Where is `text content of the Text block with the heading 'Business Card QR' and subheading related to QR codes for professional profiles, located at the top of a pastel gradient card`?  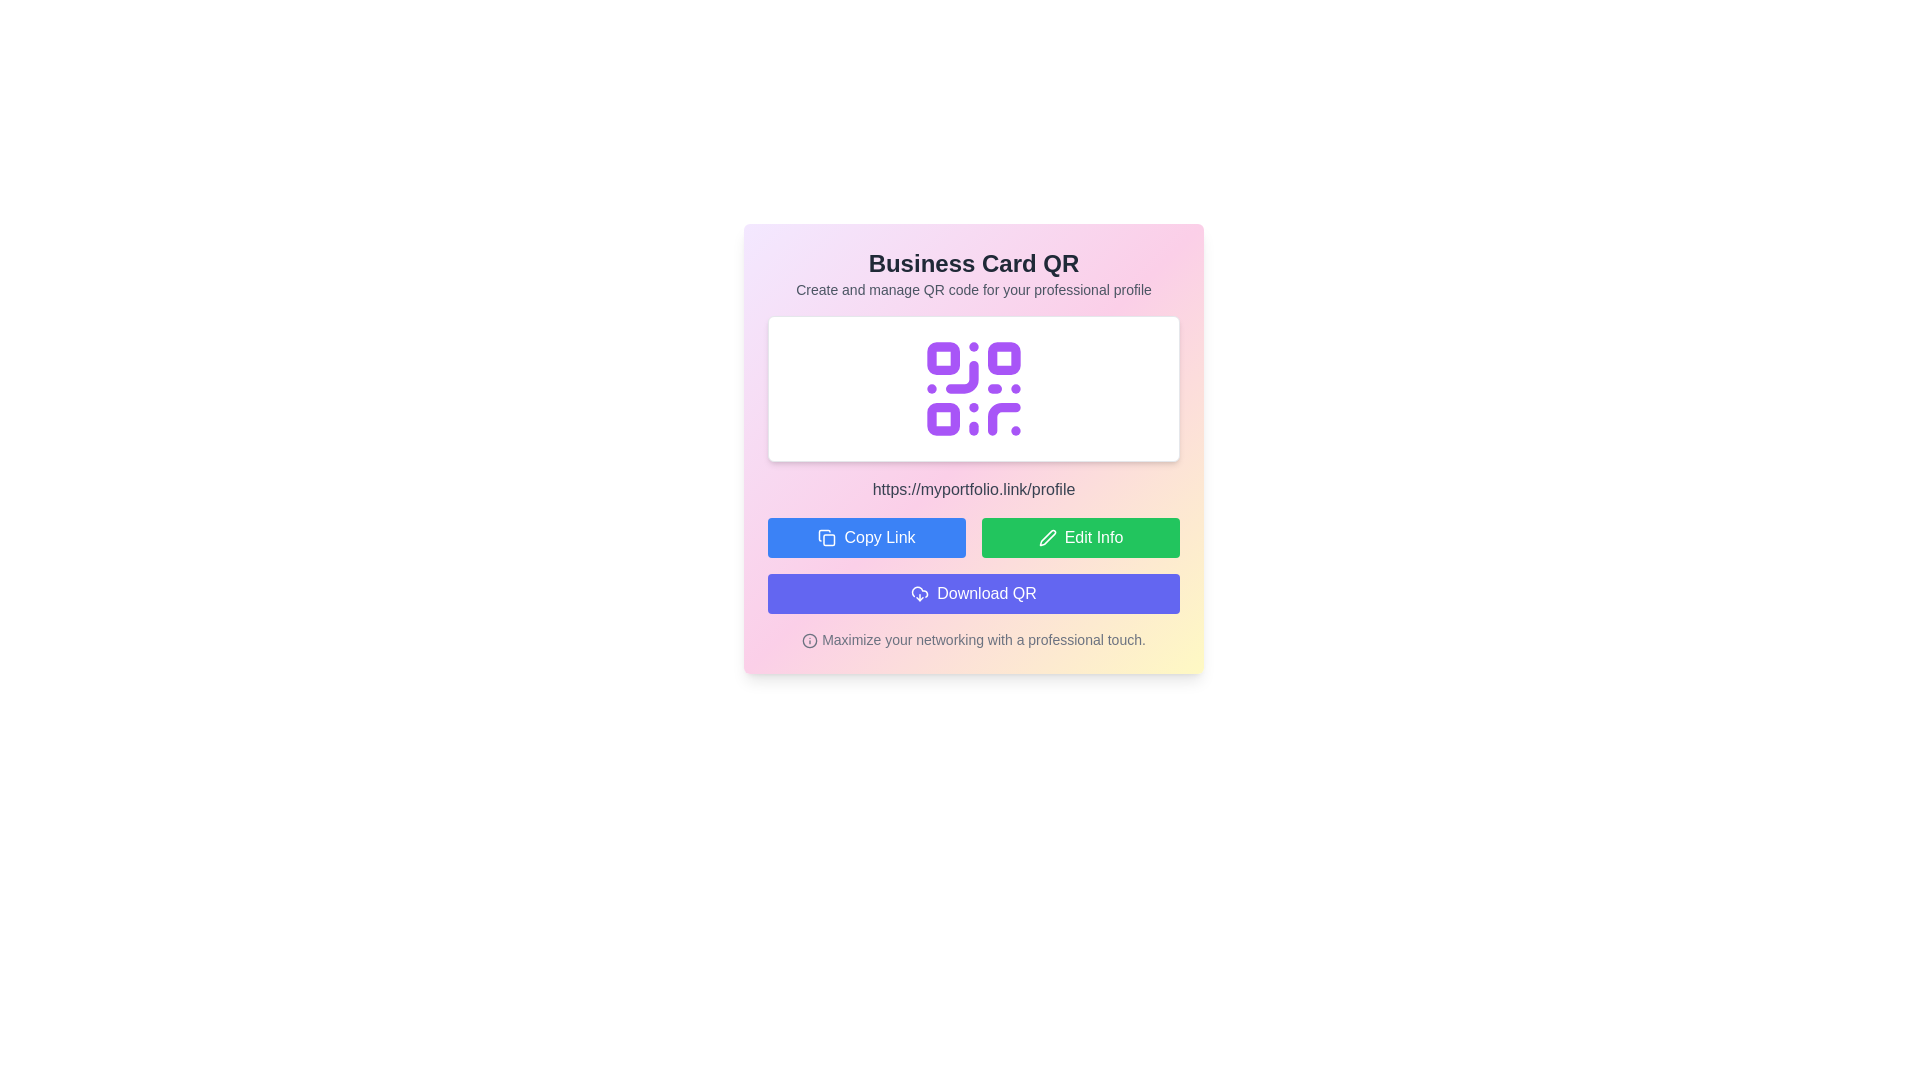
text content of the Text block with the heading 'Business Card QR' and subheading related to QR codes for professional profiles, located at the top of a pastel gradient card is located at coordinates (974, 273).